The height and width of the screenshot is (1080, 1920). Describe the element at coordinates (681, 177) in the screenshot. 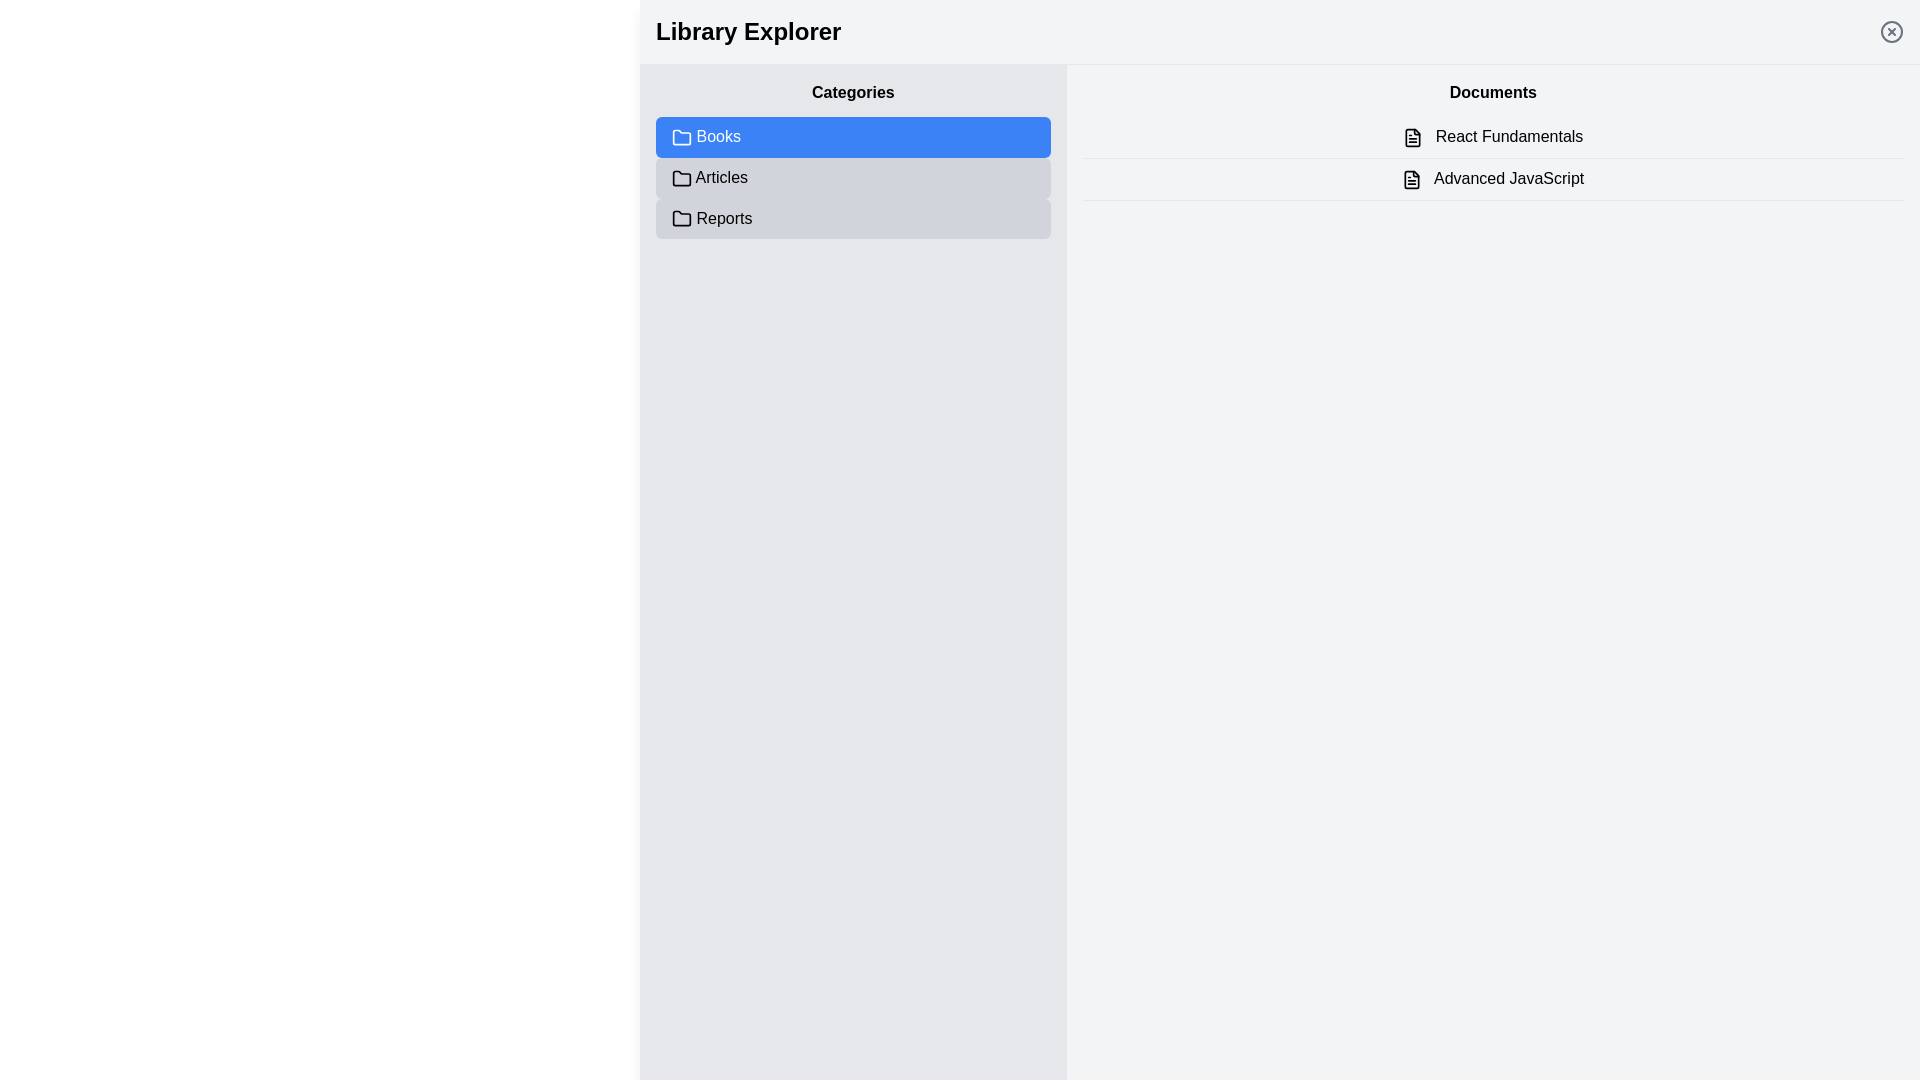

I see `the visual appearance of the 'Articles' folder icon, which is part of a vertical list of folder icons on the left side of the interface, positioned between 'Books' and 'Reports'` at that location.